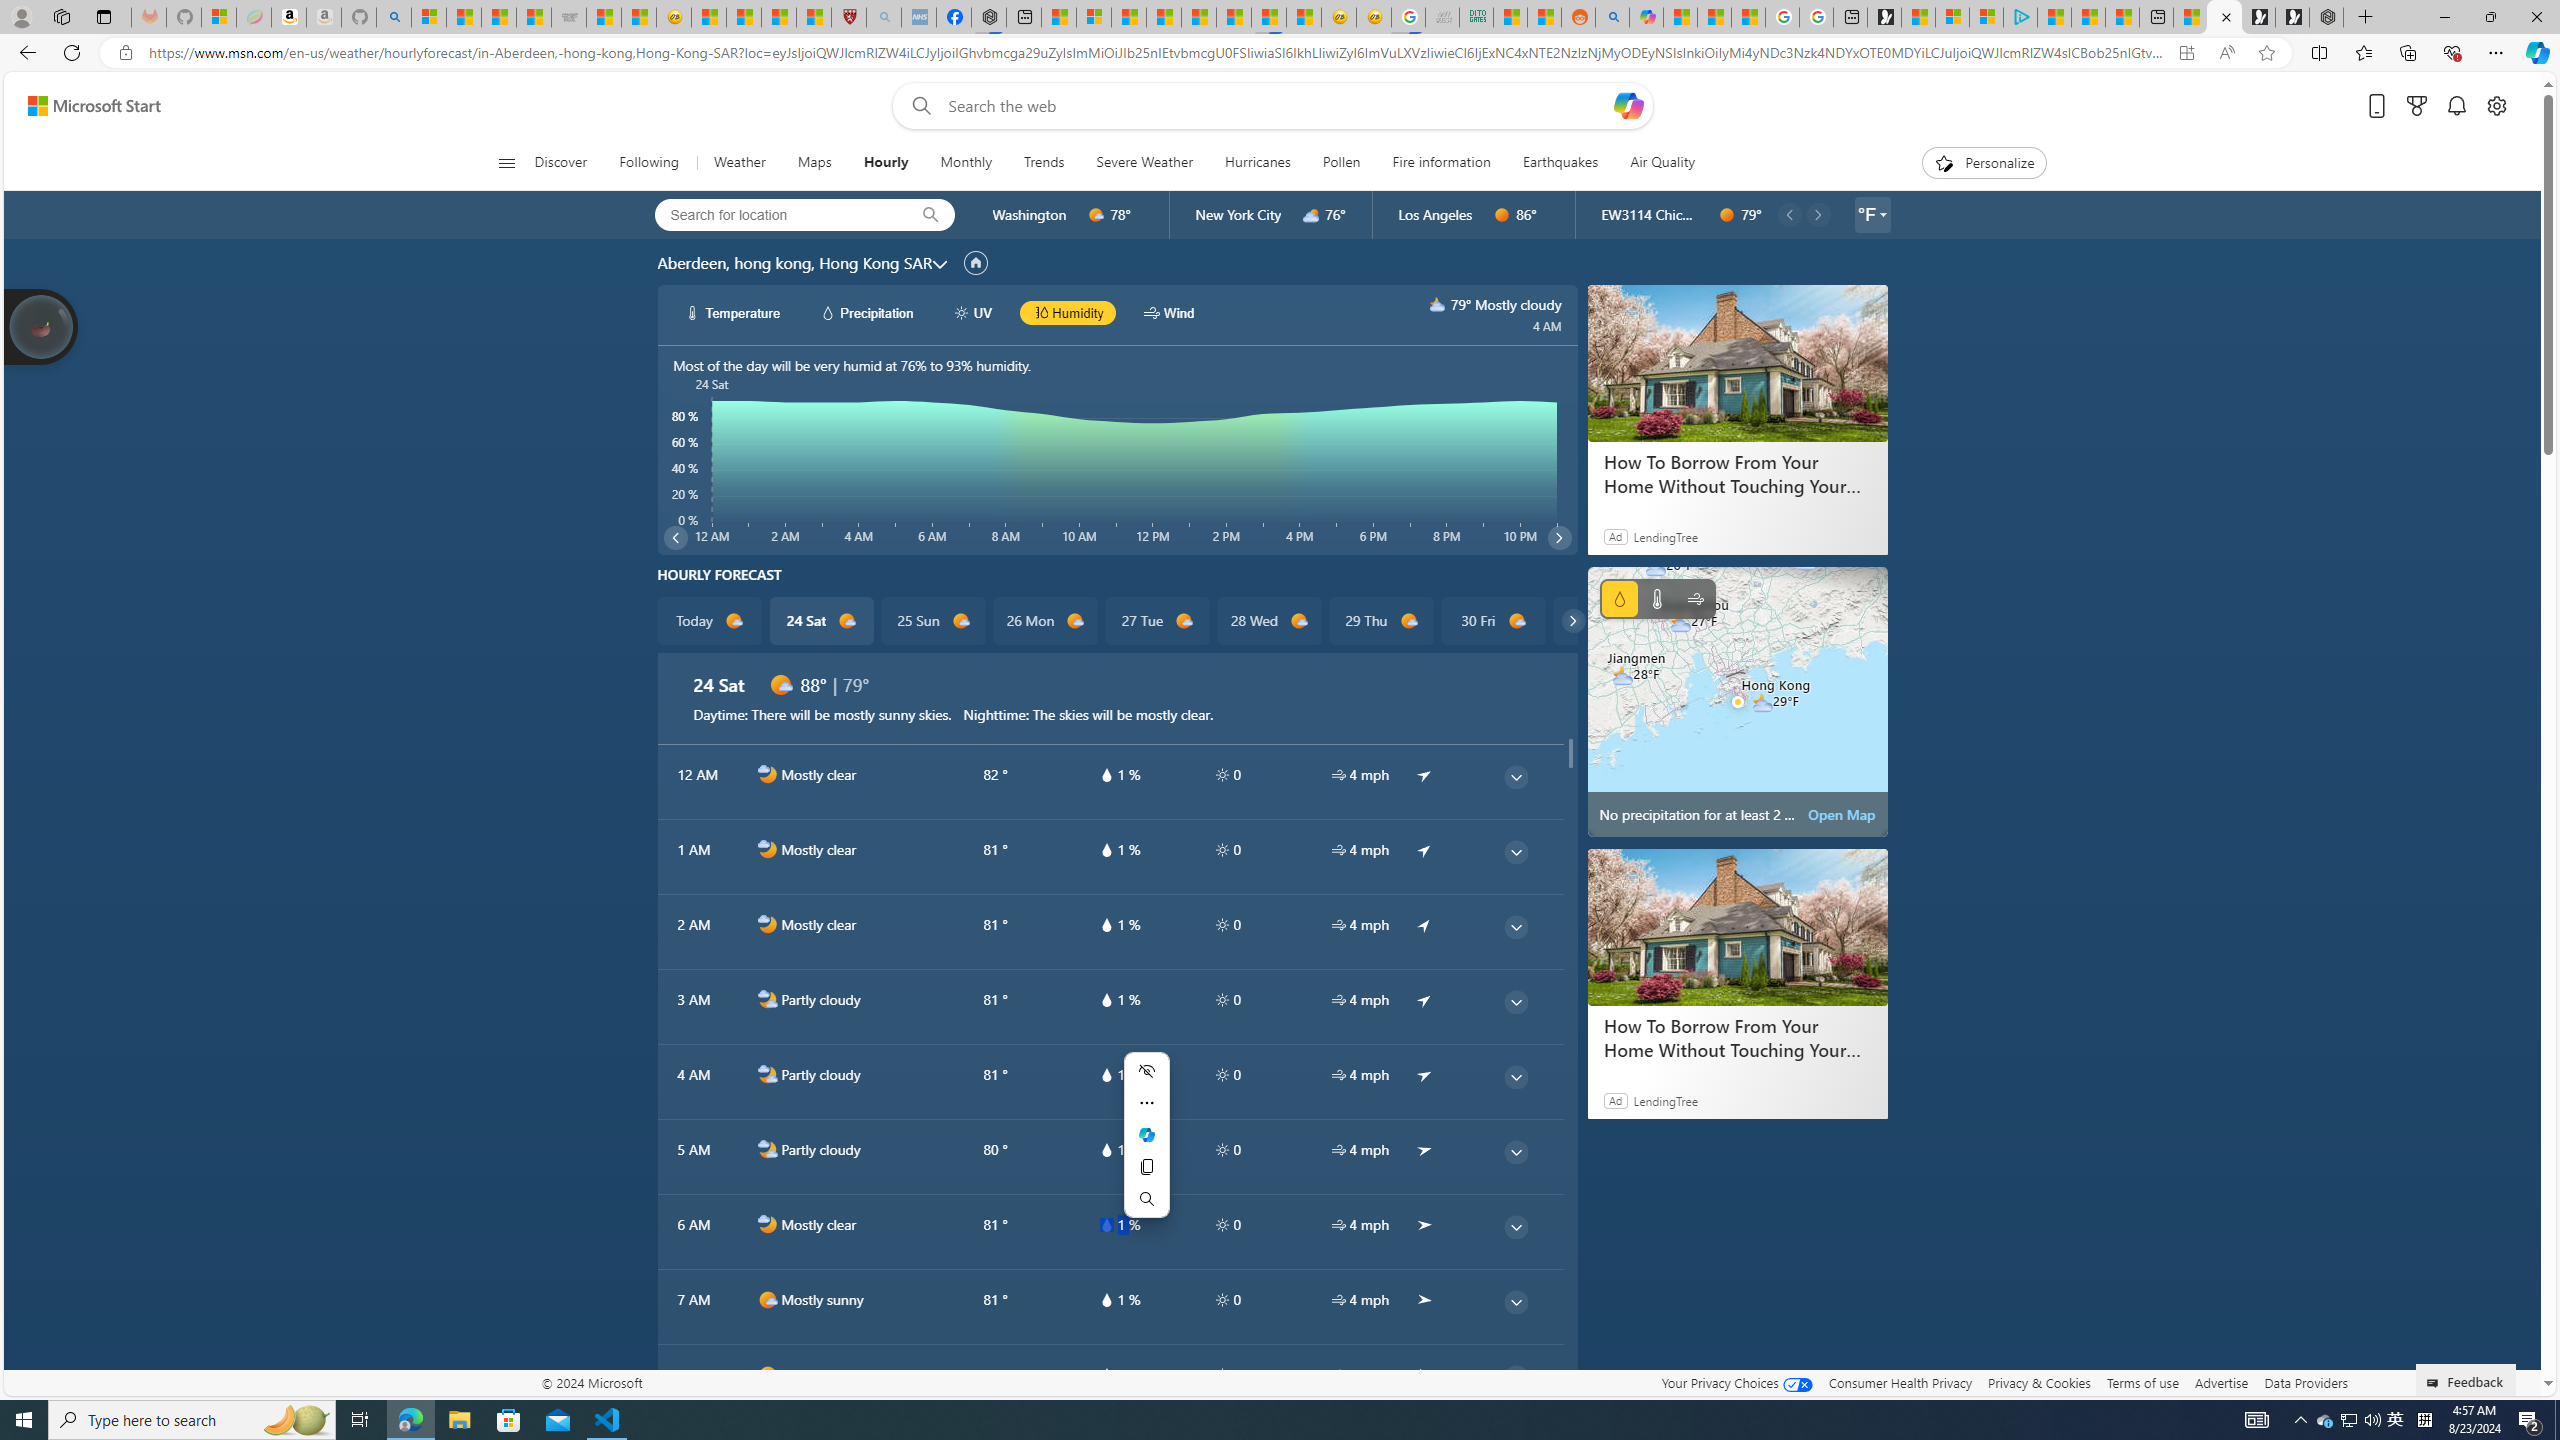 The width and height of the screenshot is (2560, 1440). I want to click on 'Air Quality', so click(1652, 162).